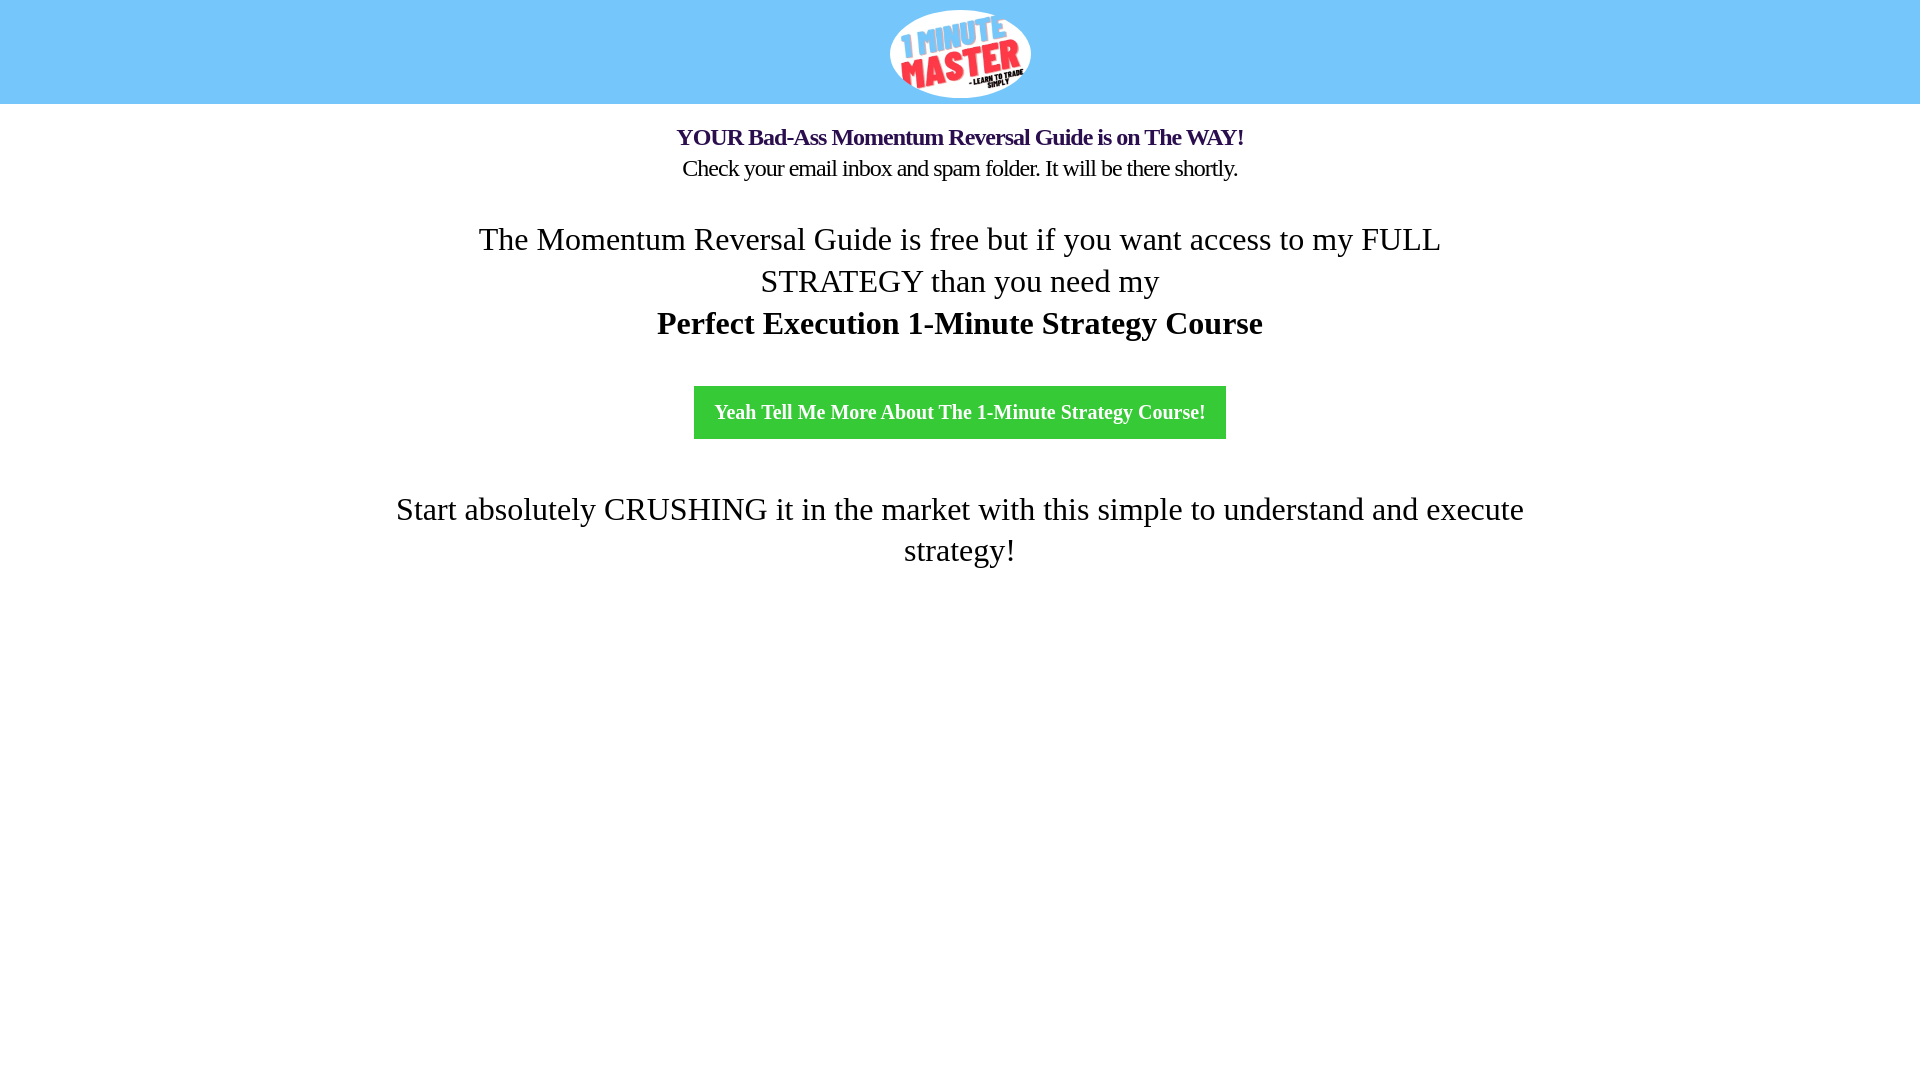 This screenshot has height=1080, width=1920. Describe the element at coordinates (958, 411) in the screenshot. I see `'Yeah Tell Me More About The 1-Minute Strategy Course!'` at that location.